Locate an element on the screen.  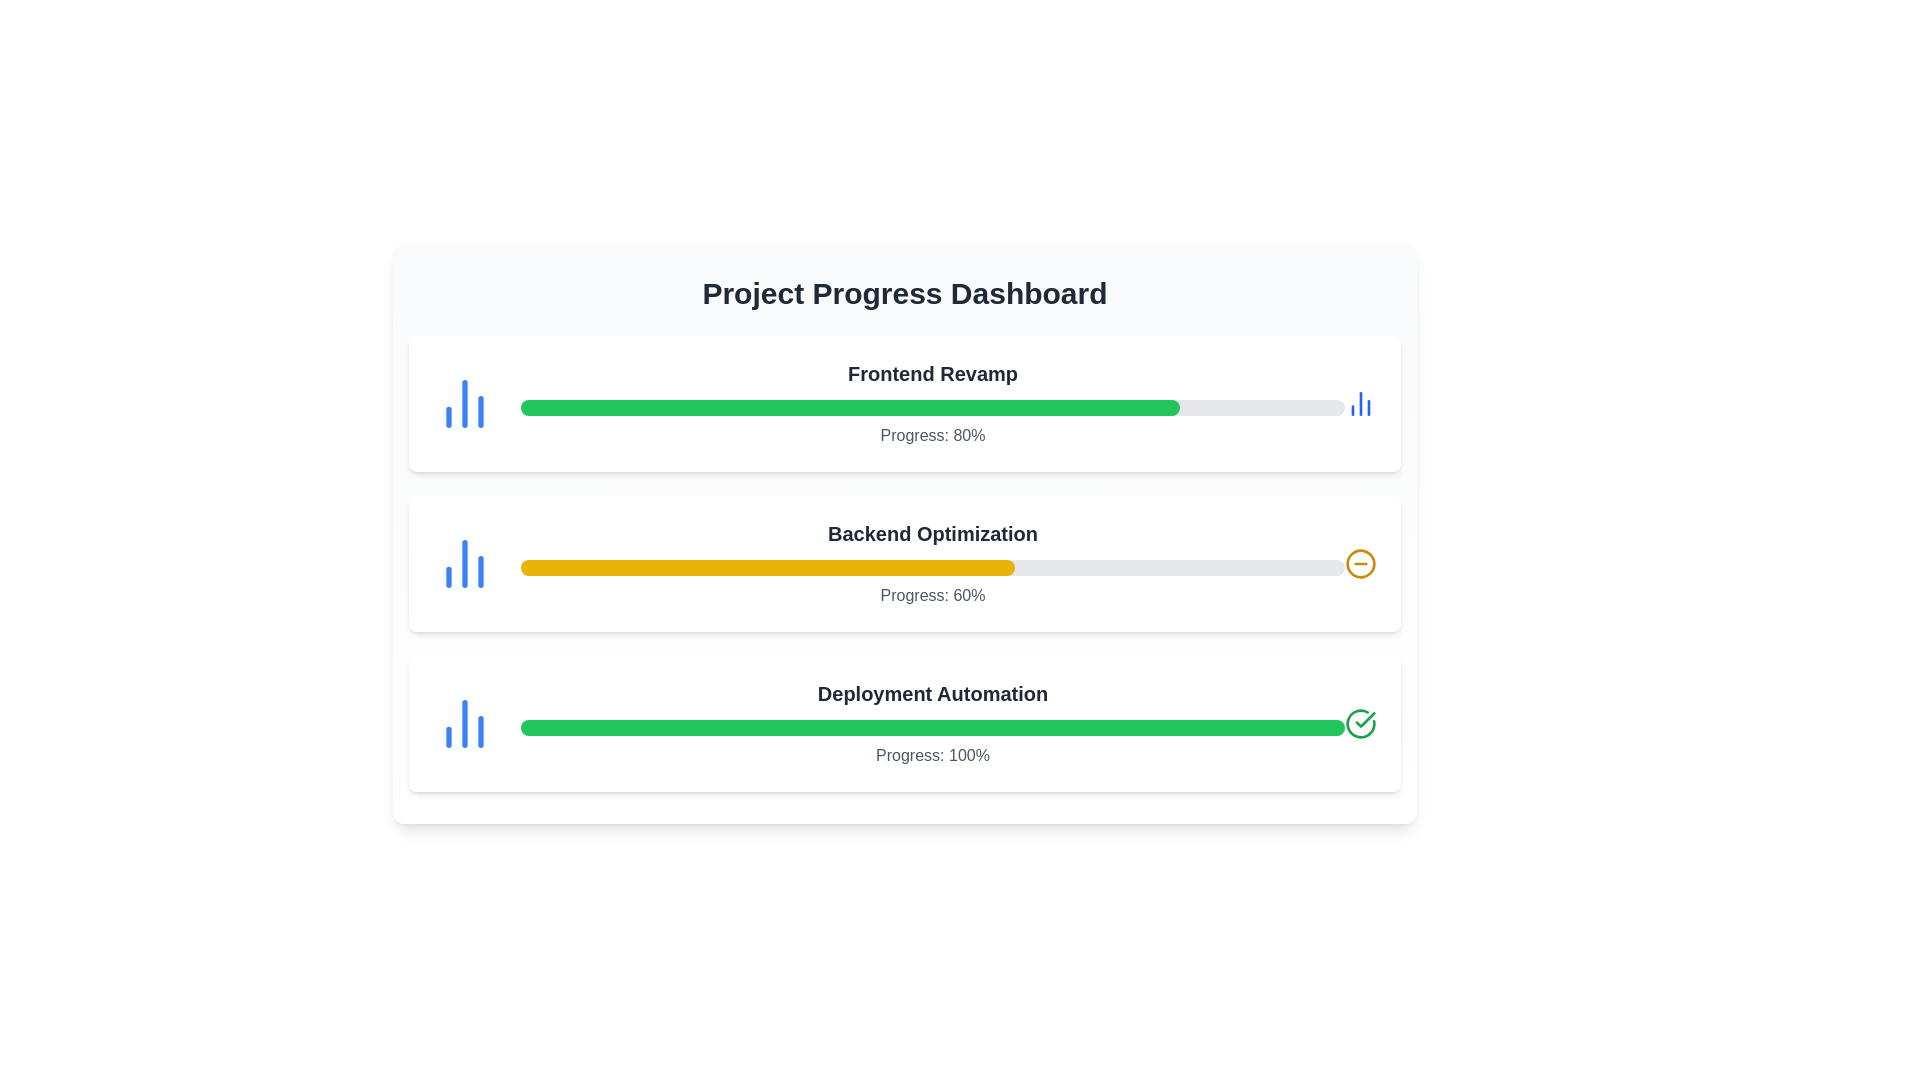
the filled progress indicator representing 60% completion of the 'Backend Optimization' task, located within the grey progress bar is located at coordinates (767, 567).